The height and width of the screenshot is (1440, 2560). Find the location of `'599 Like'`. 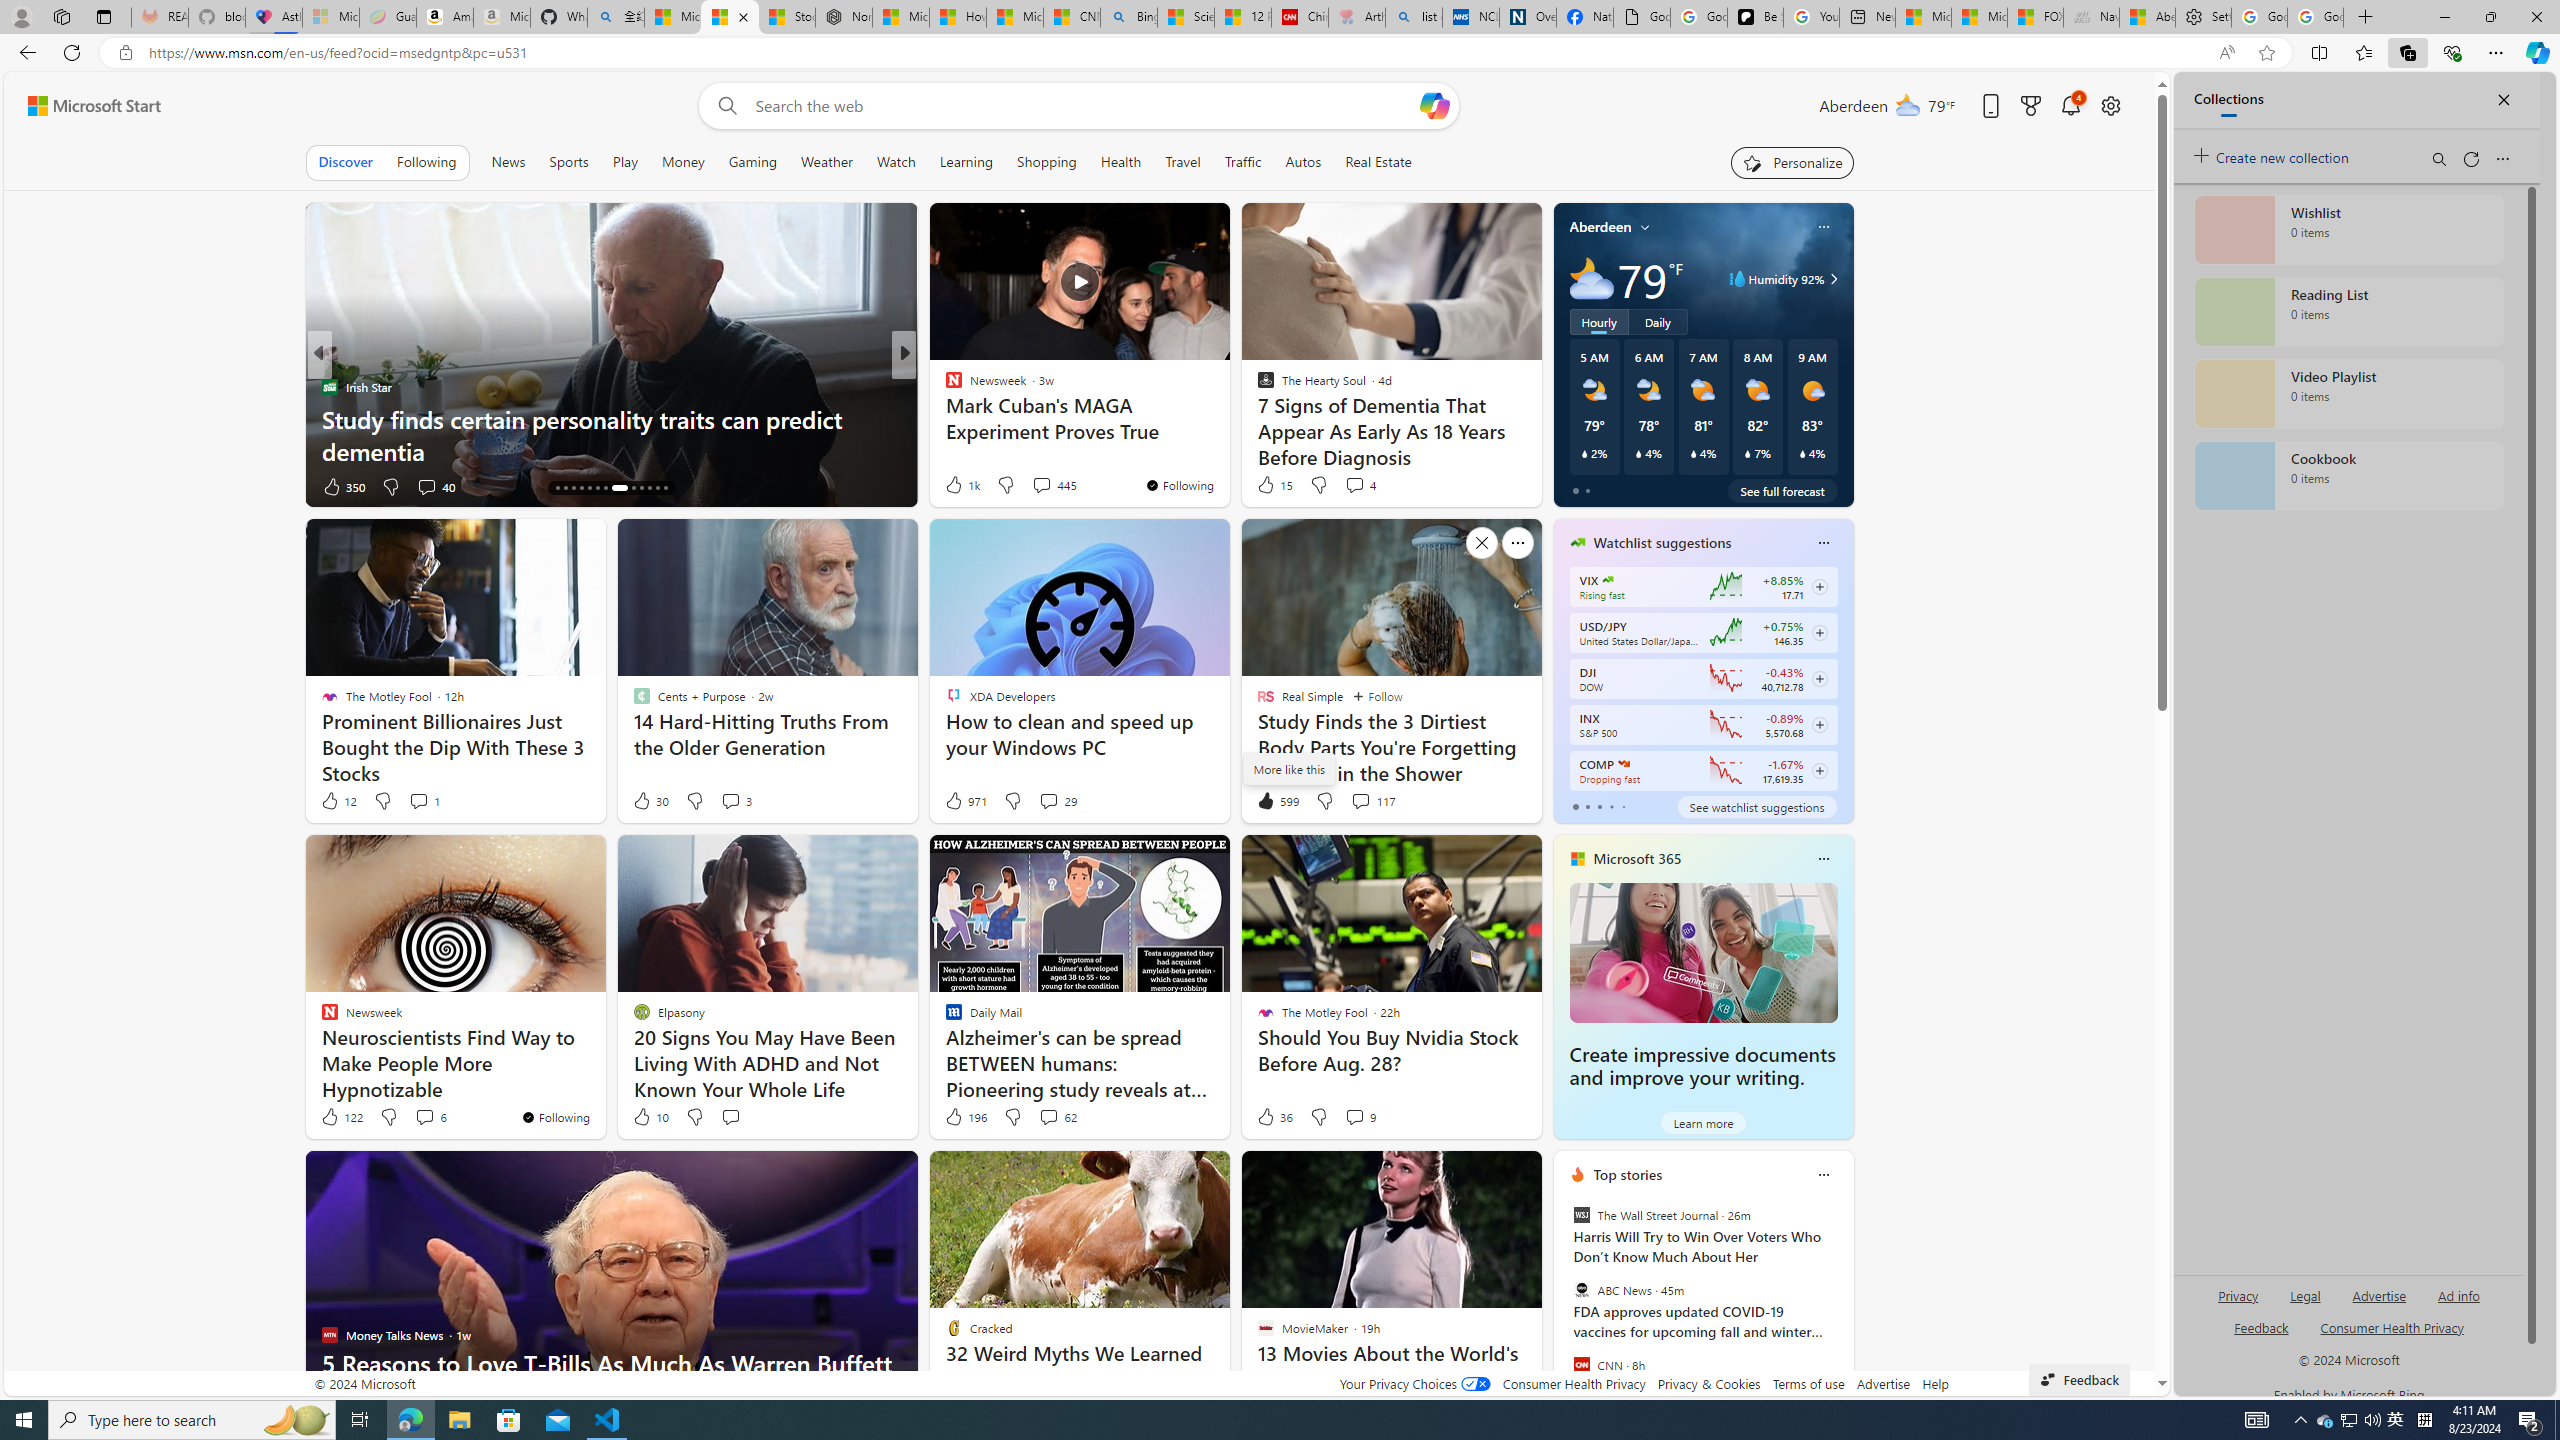

'599 Like' is located at coordinates (1276, 800).